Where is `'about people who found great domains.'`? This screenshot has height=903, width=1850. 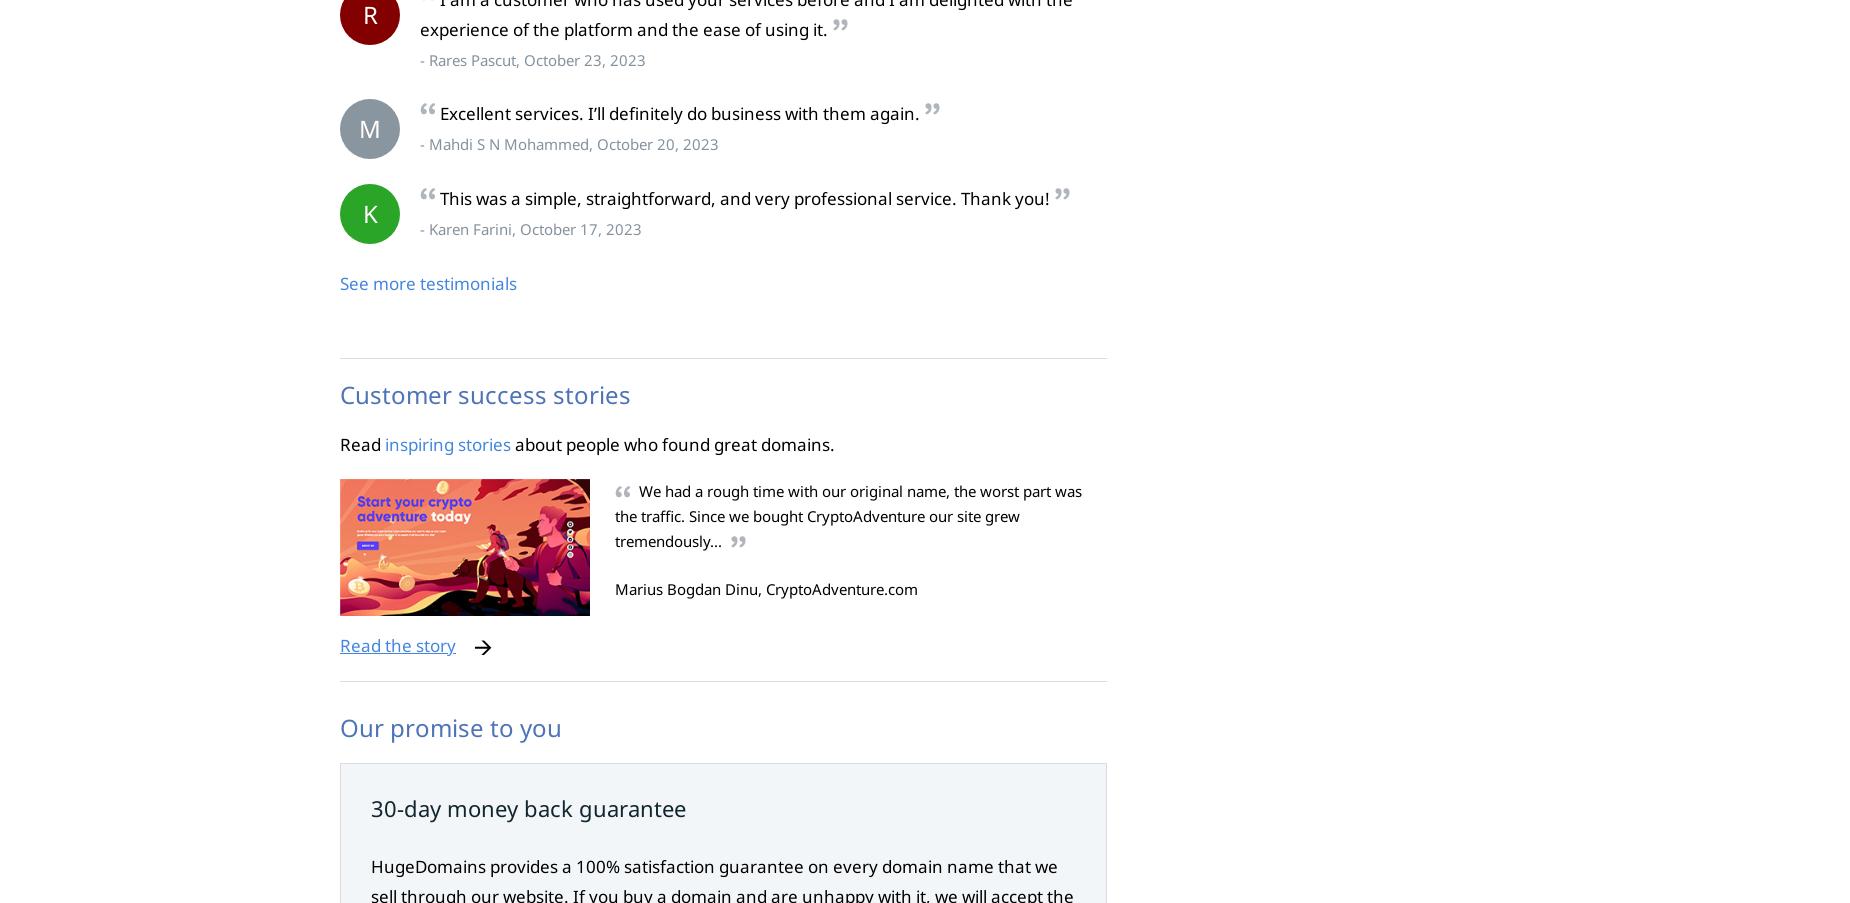 'about people who found great domains.' is located at coordinates (510, 442).